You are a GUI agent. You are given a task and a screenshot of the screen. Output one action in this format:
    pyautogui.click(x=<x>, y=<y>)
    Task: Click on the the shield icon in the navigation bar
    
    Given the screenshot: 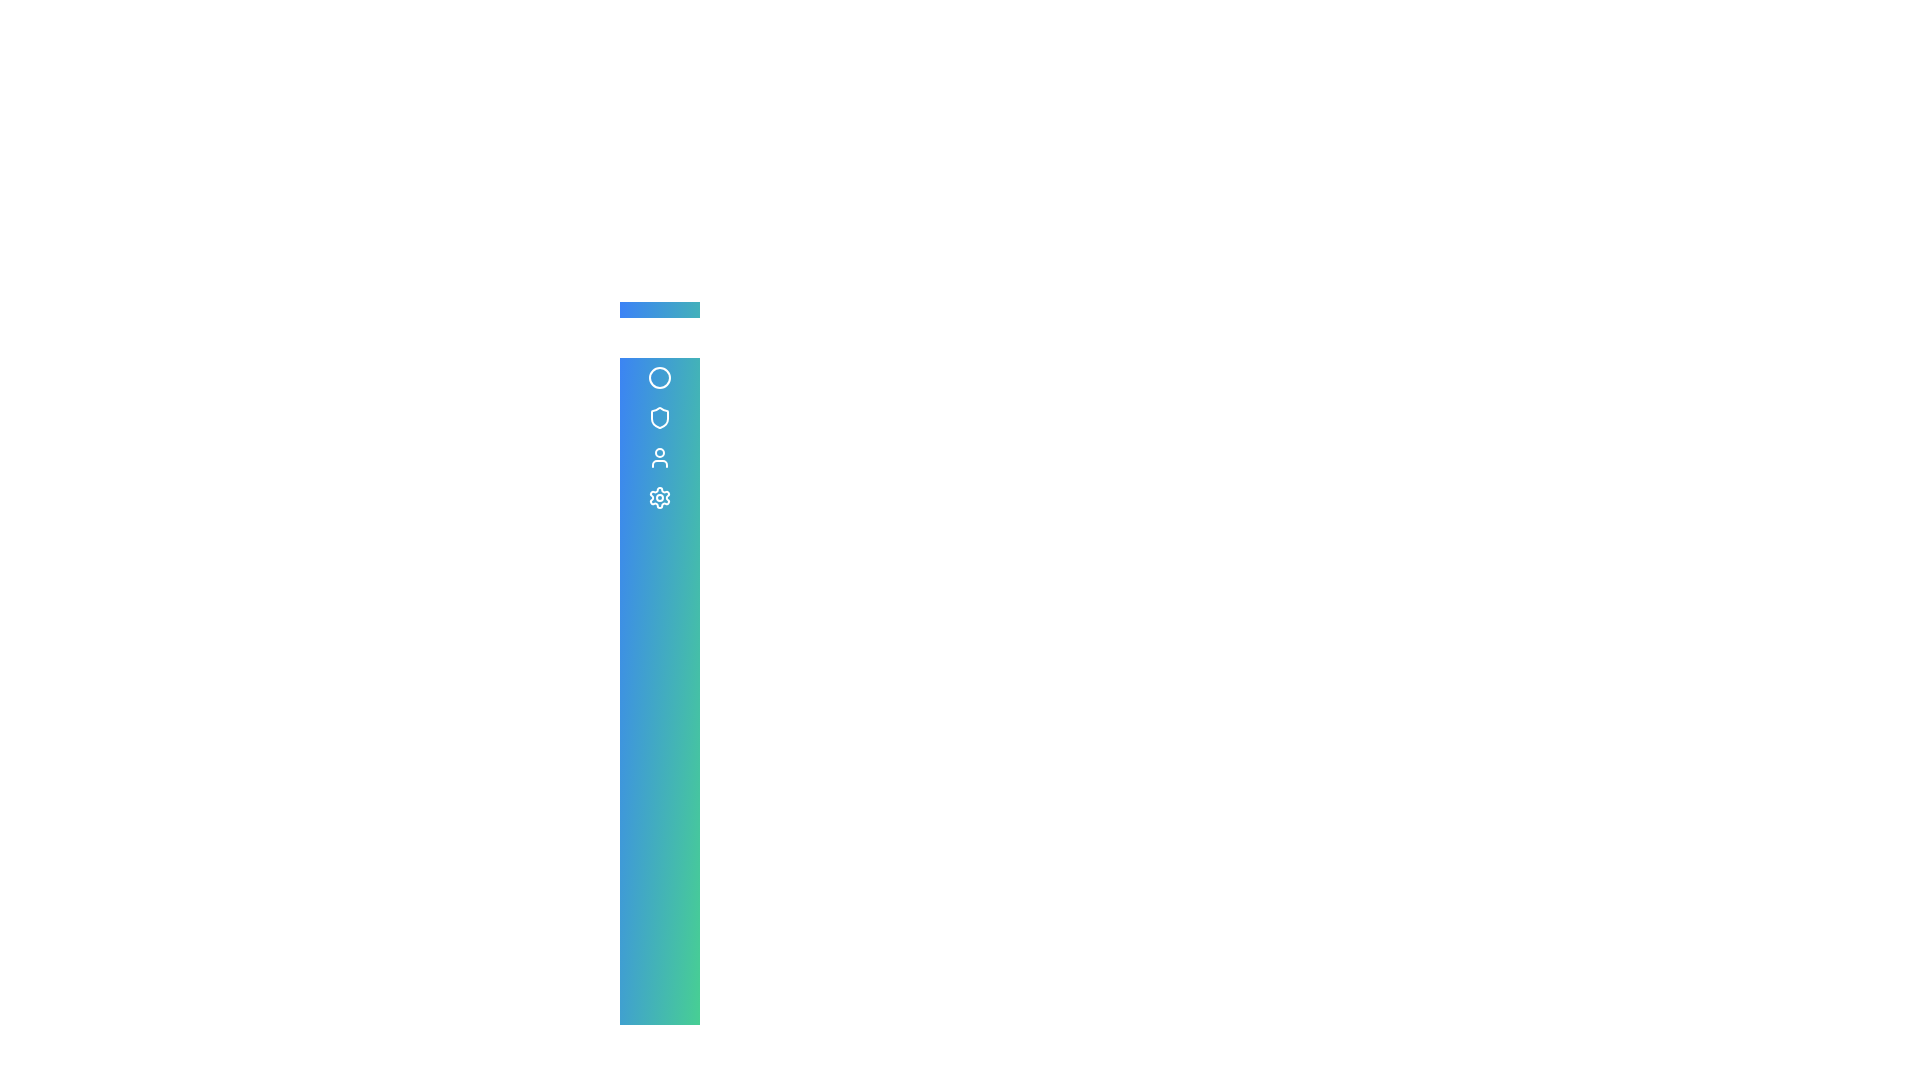 What is the action you would take?
    pyautogui.click(x=660, y=416)
    